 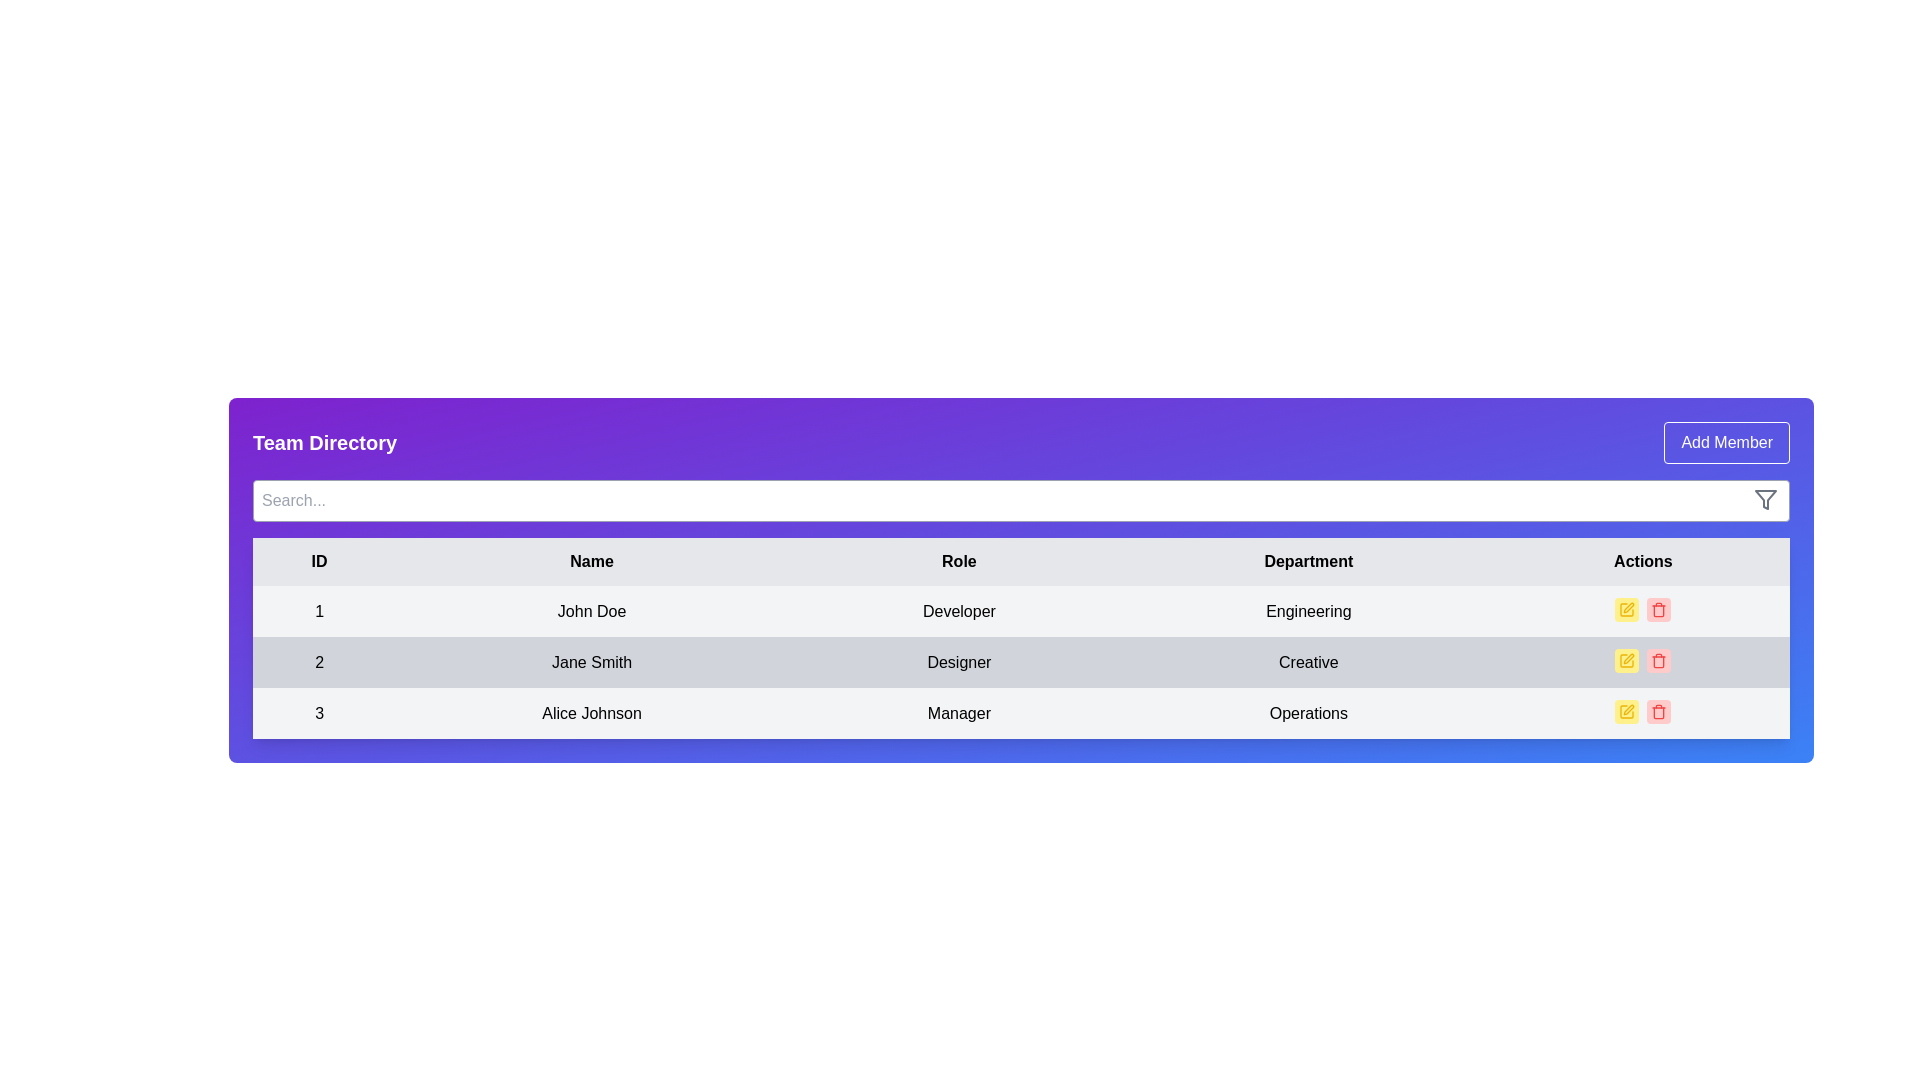 What do you see at coordinates (1308, 562) in the screenshot?
I see `the 'Department' label, which is the fourth header in the table, styled in bold on a light gray background, located between 'Role' and 'Actions'` at bounding box center [1308, 562].